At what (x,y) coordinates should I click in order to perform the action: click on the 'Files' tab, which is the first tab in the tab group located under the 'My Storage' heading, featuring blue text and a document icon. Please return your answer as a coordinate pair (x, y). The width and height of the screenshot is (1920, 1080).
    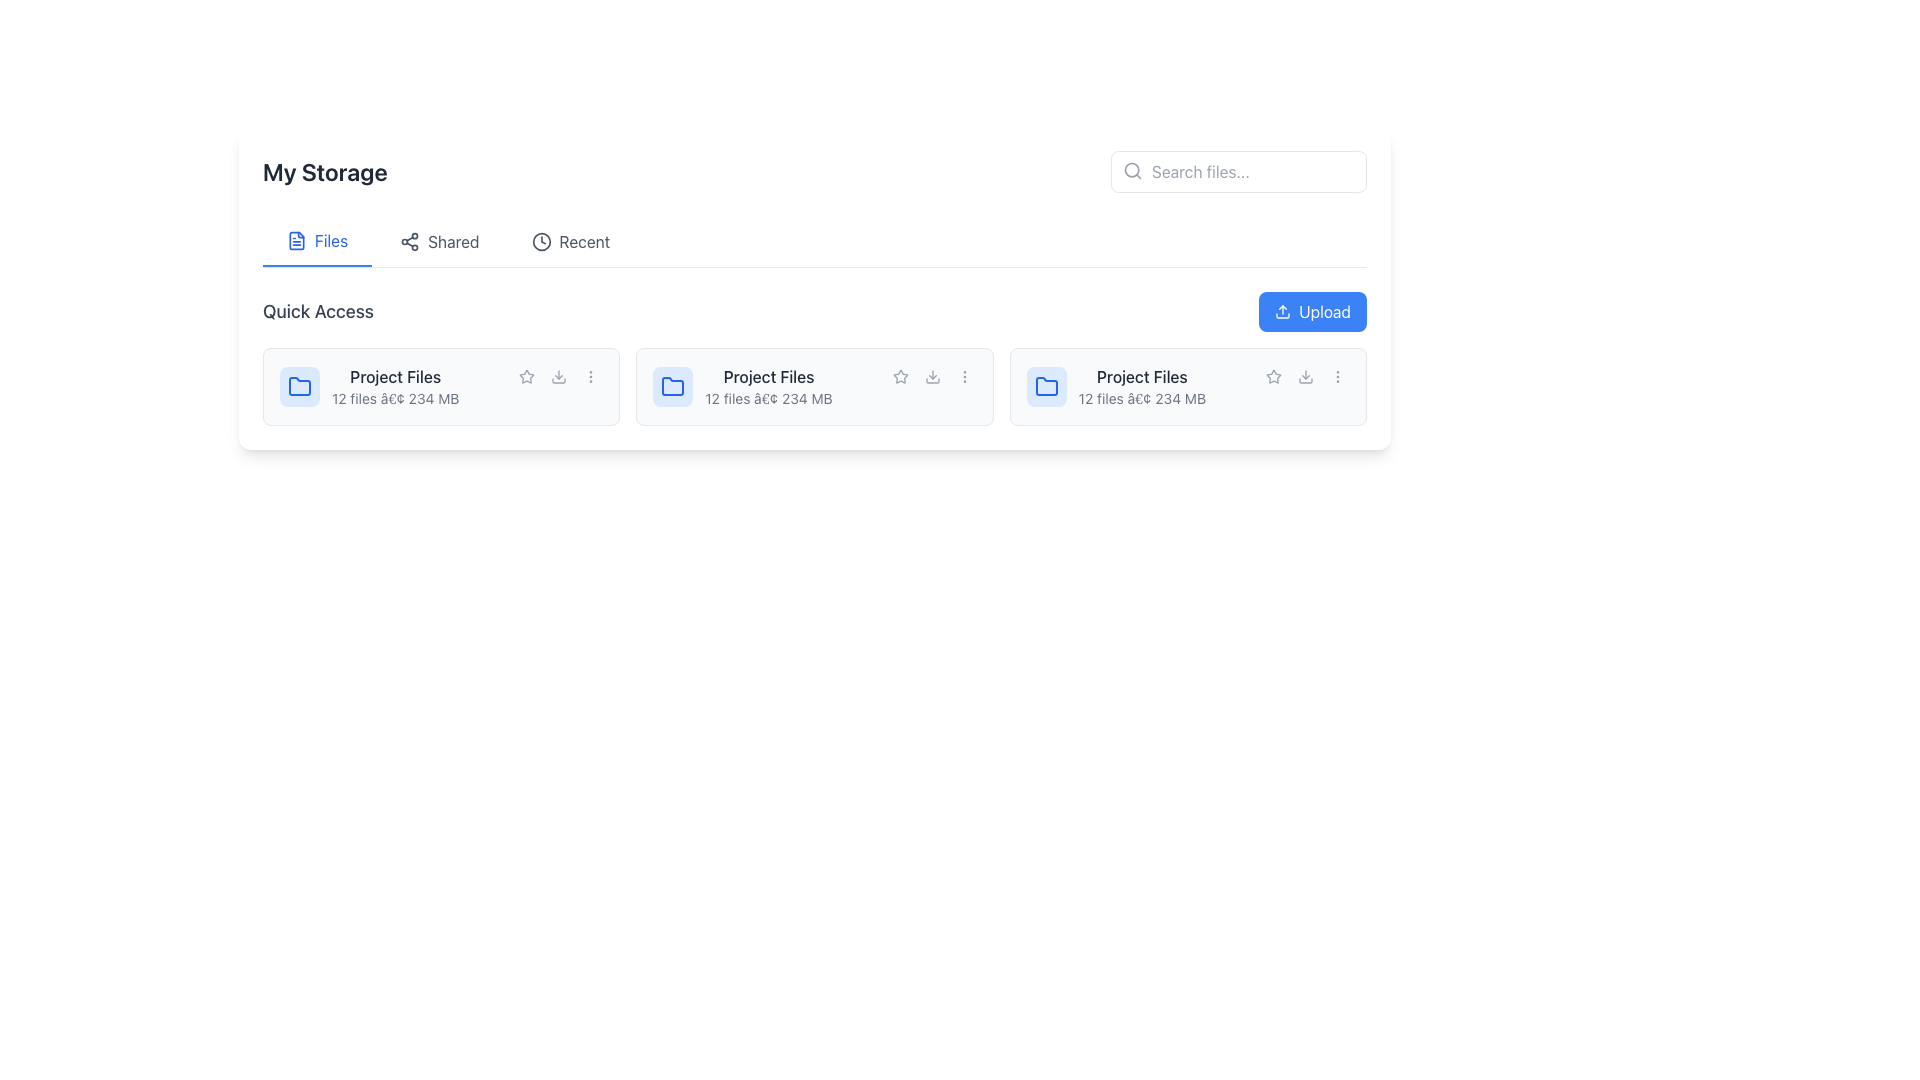
    Looking at the image, I should click on (316, 241).